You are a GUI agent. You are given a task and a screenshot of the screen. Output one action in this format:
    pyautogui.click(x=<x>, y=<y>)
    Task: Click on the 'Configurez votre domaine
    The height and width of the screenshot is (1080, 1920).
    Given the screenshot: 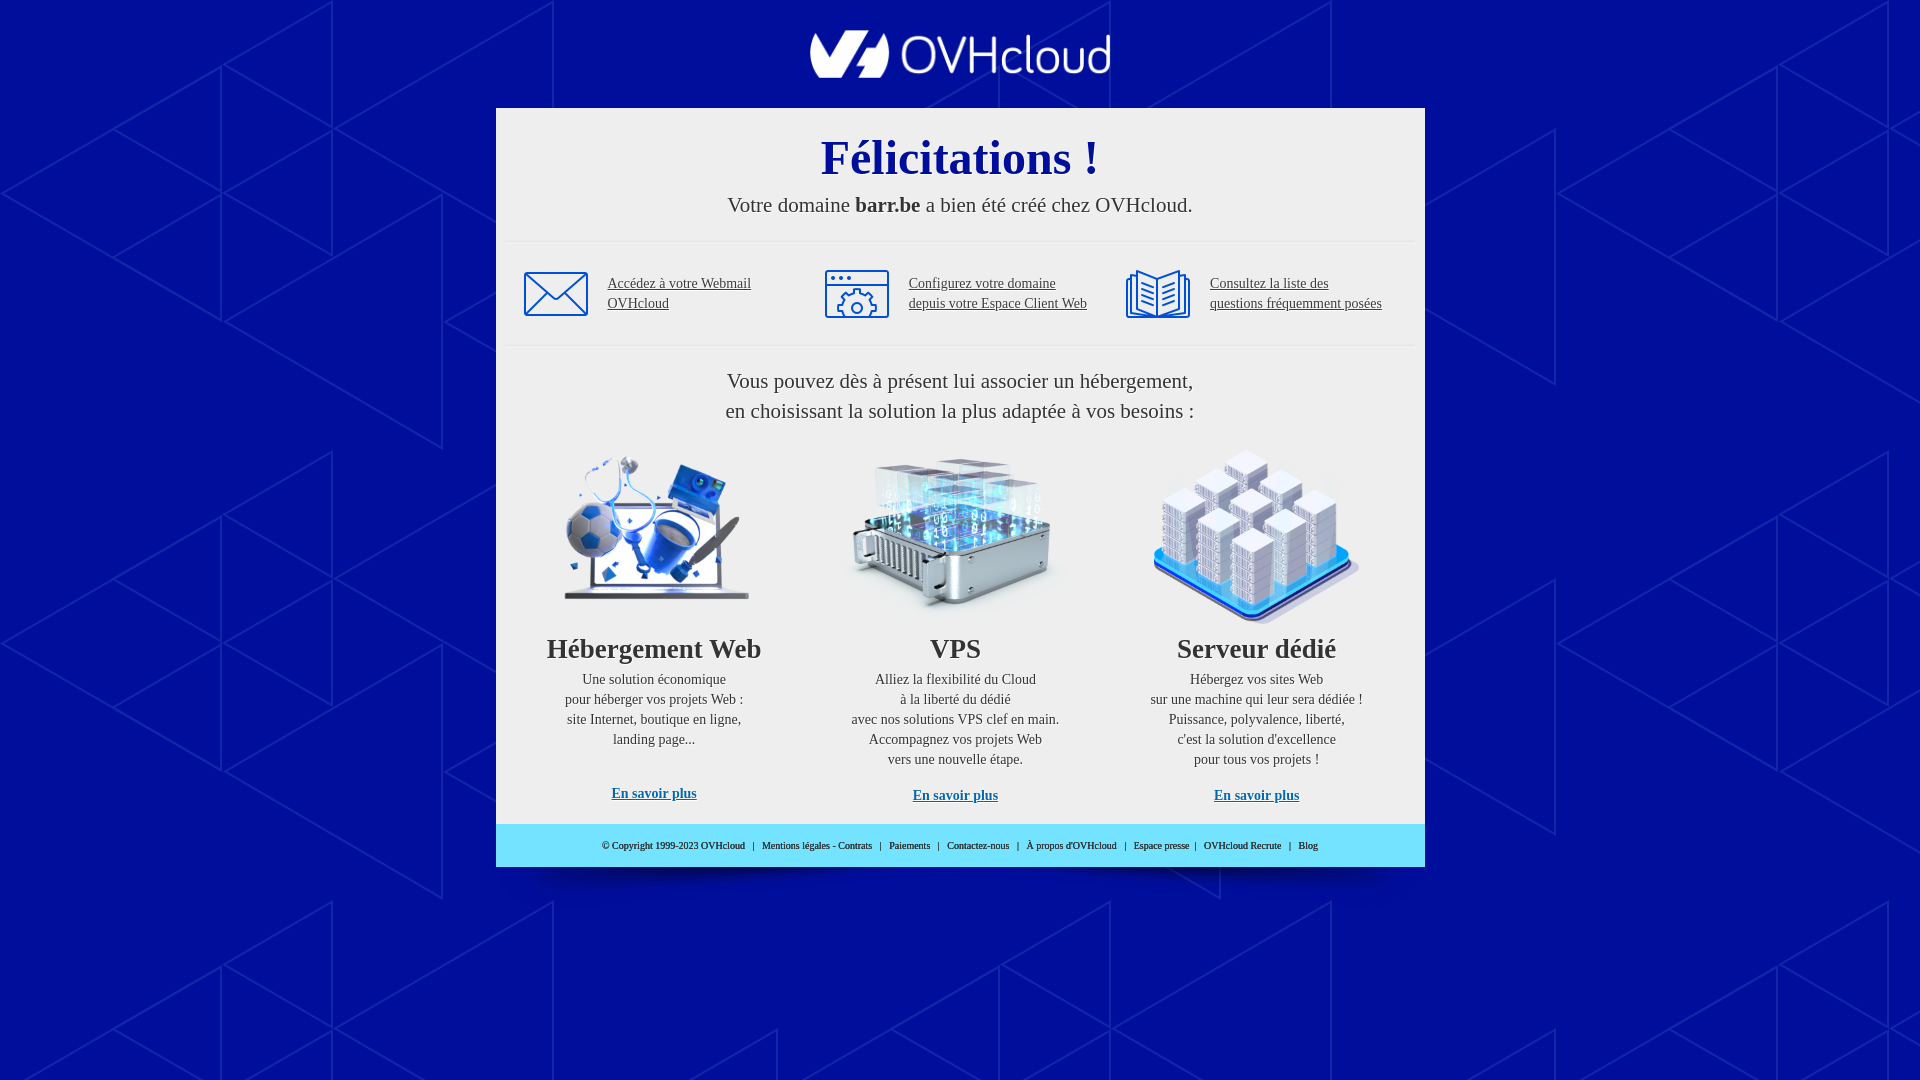 What is the action you would take?
    pyautogui.click(x=998, y=293)
    